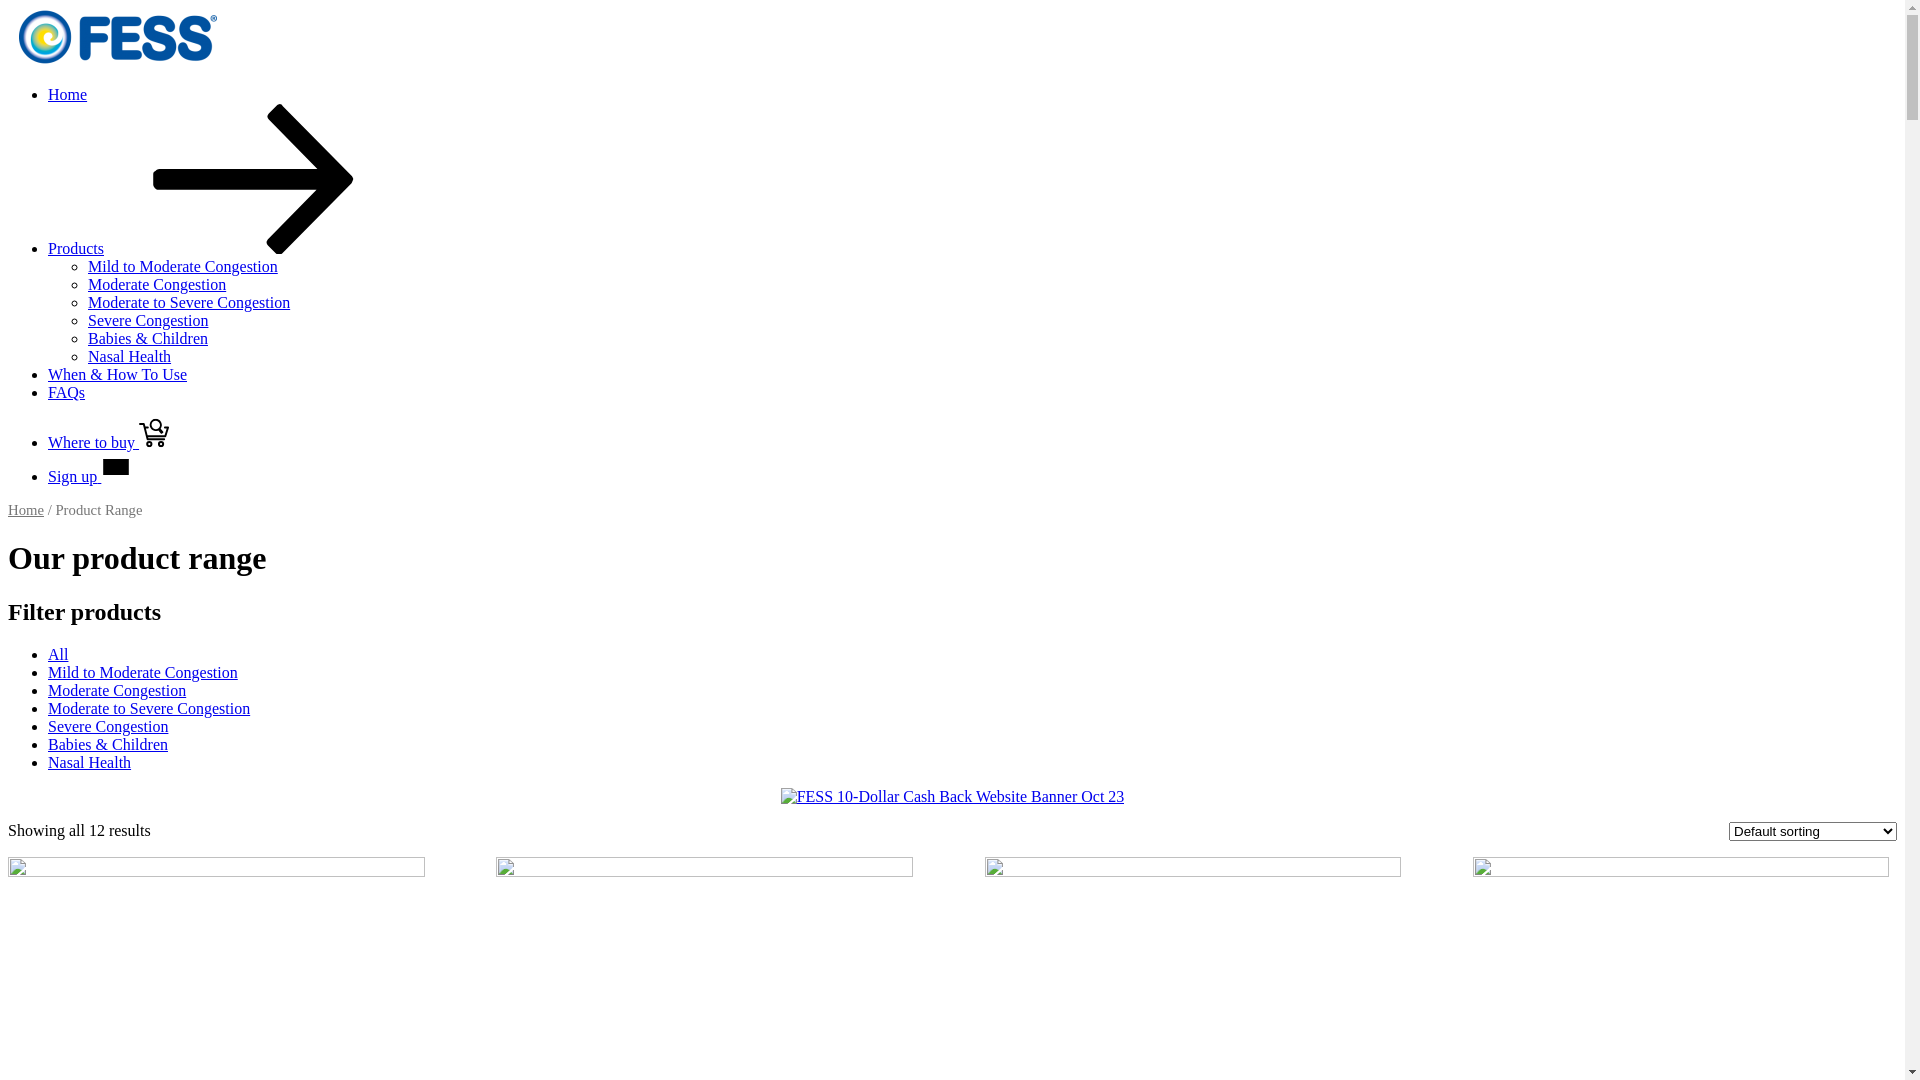  What do you see at coordinates (106, 744) in the screenshot?
I see `'Babies & Children'` at bounding box center [106, 744].